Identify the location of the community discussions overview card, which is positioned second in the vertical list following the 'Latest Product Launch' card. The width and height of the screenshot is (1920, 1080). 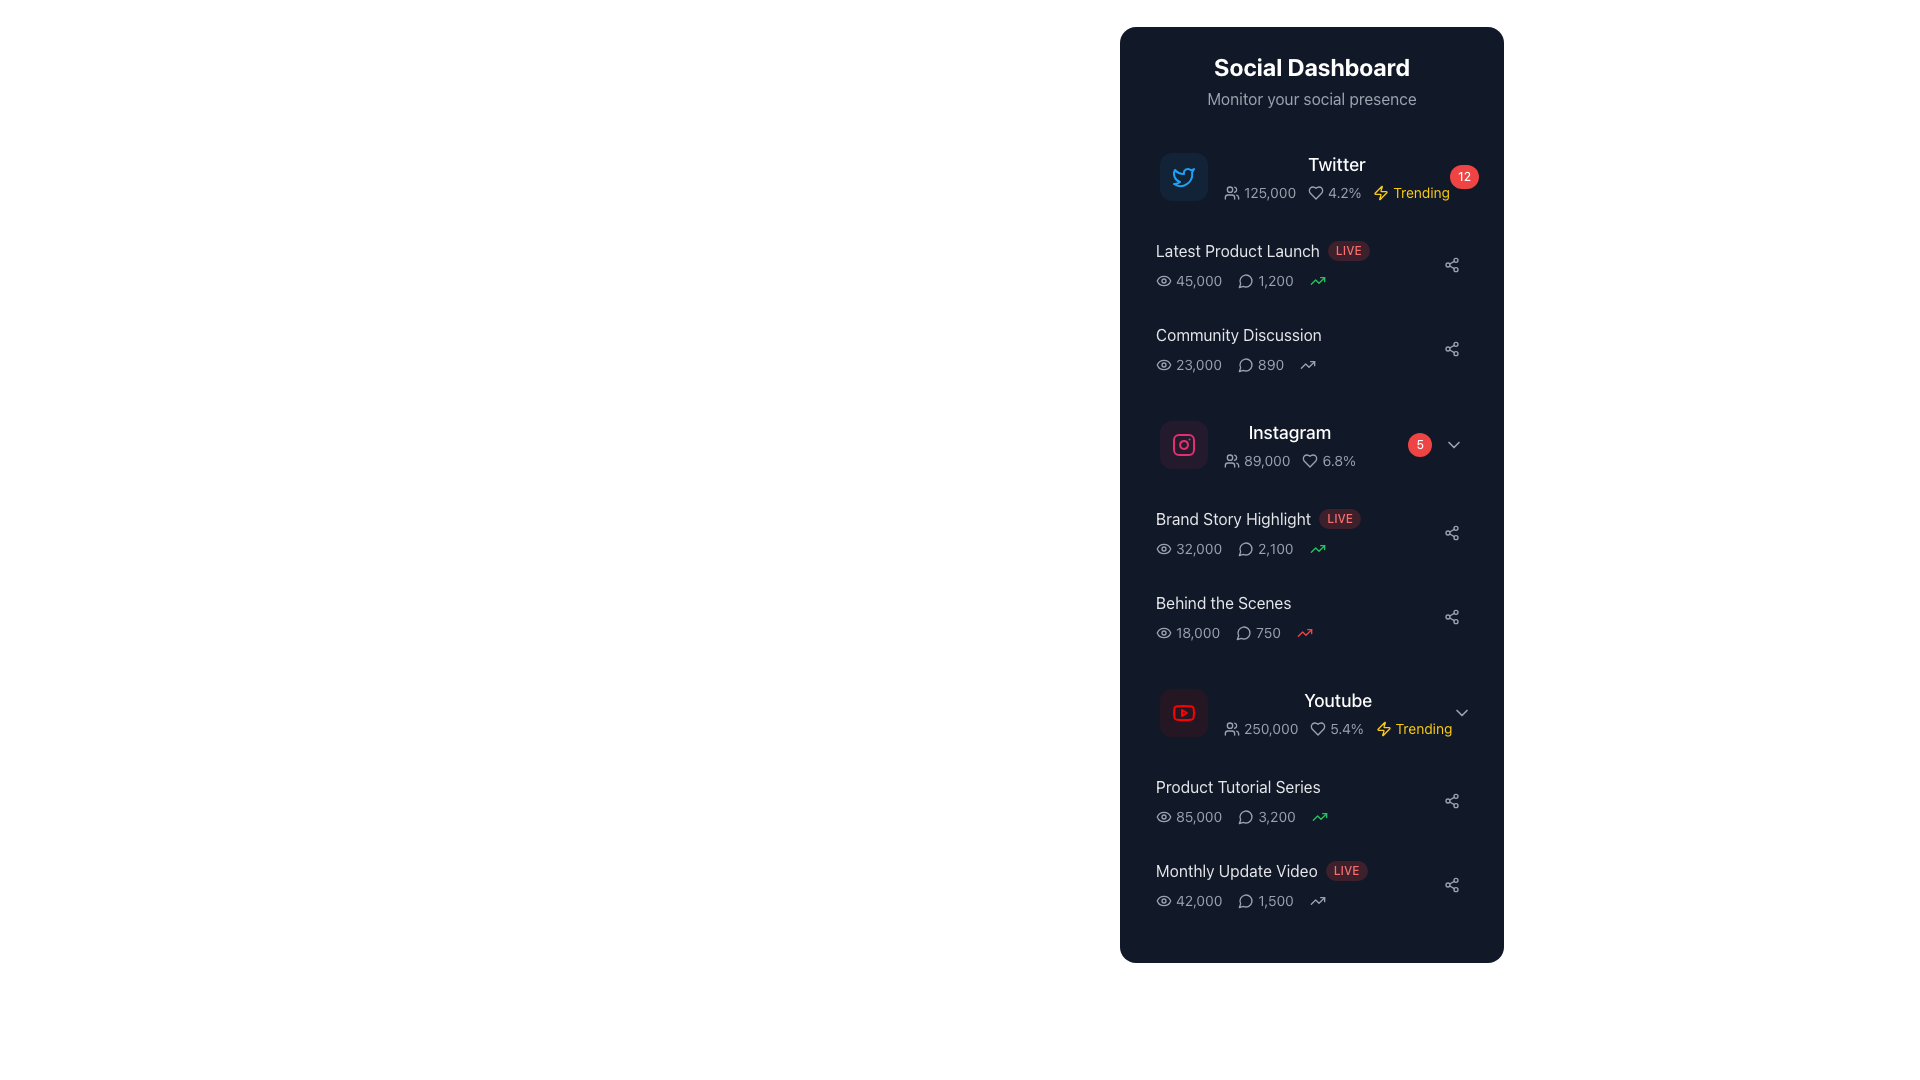
(1311, 347).